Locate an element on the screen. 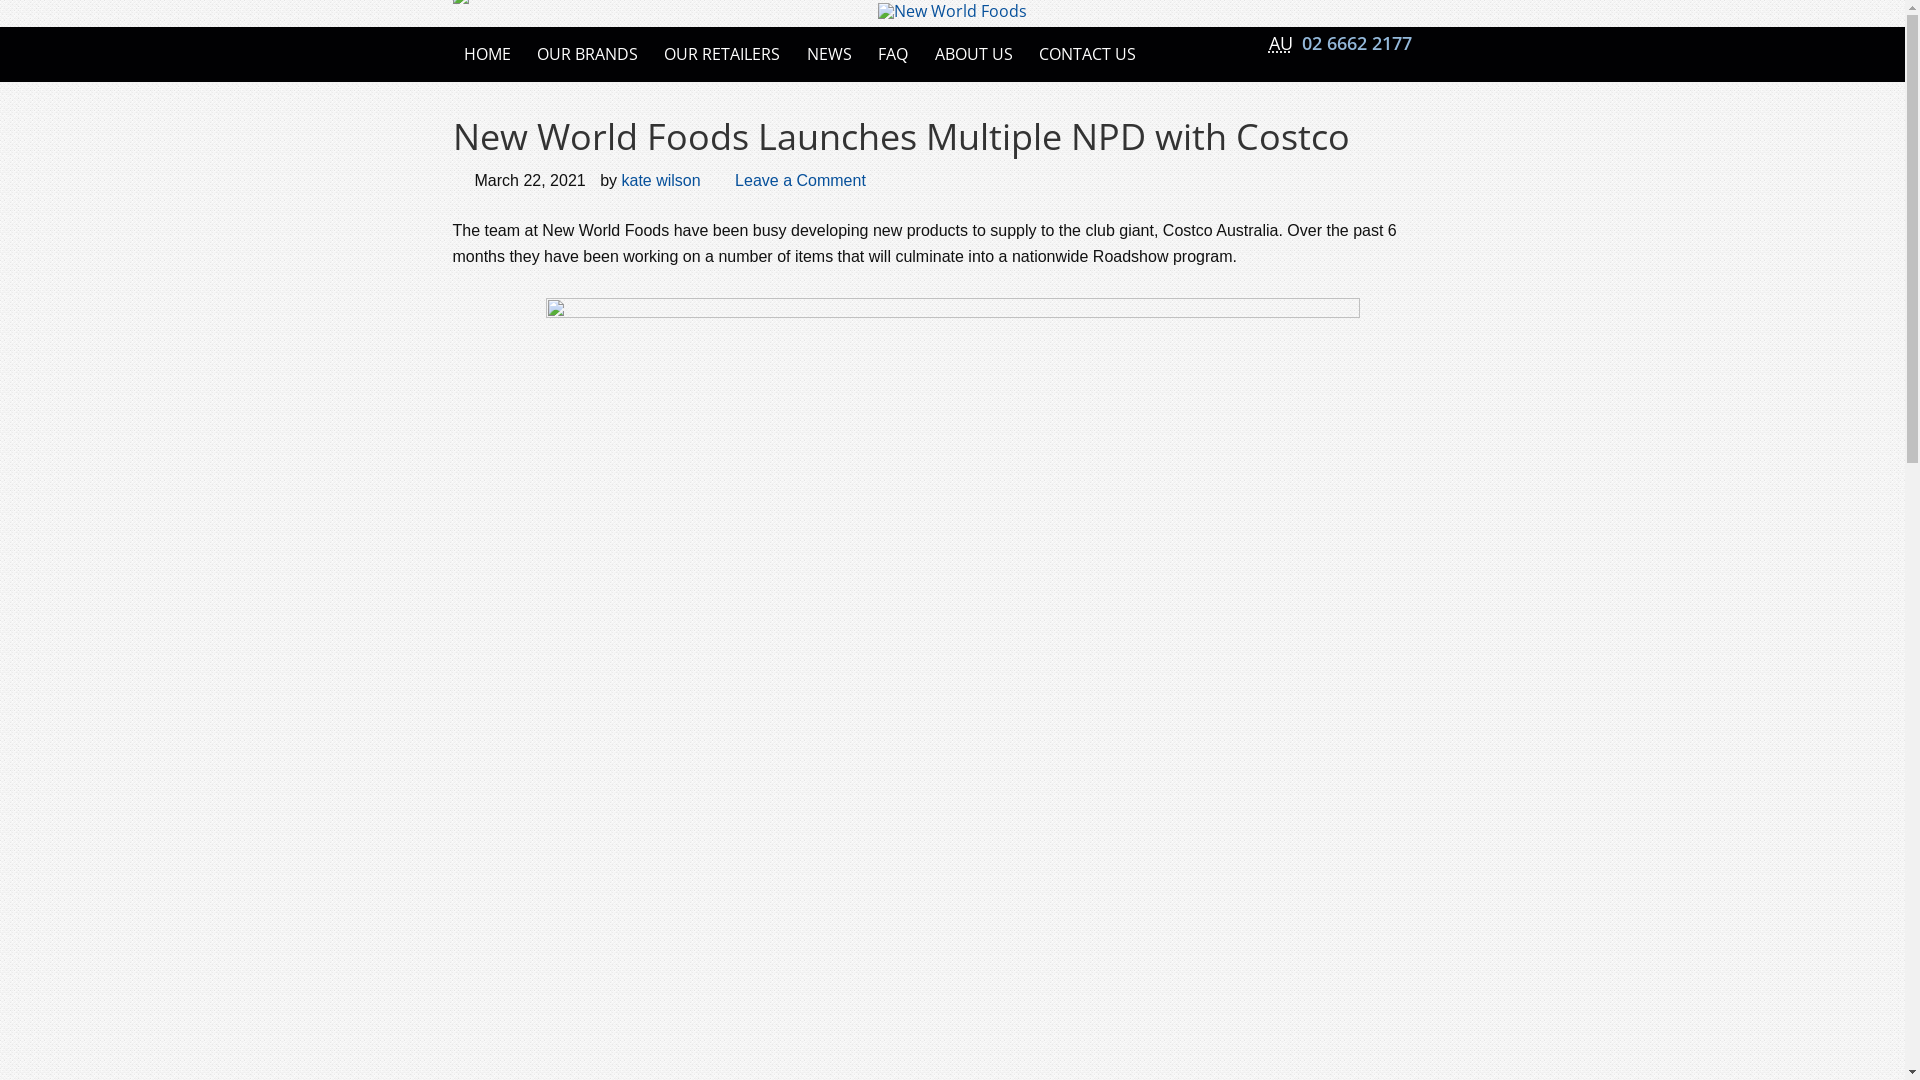 The image size is (1920, 1080). 'OUR RETAILERS' is located at coordinates (720, 53).